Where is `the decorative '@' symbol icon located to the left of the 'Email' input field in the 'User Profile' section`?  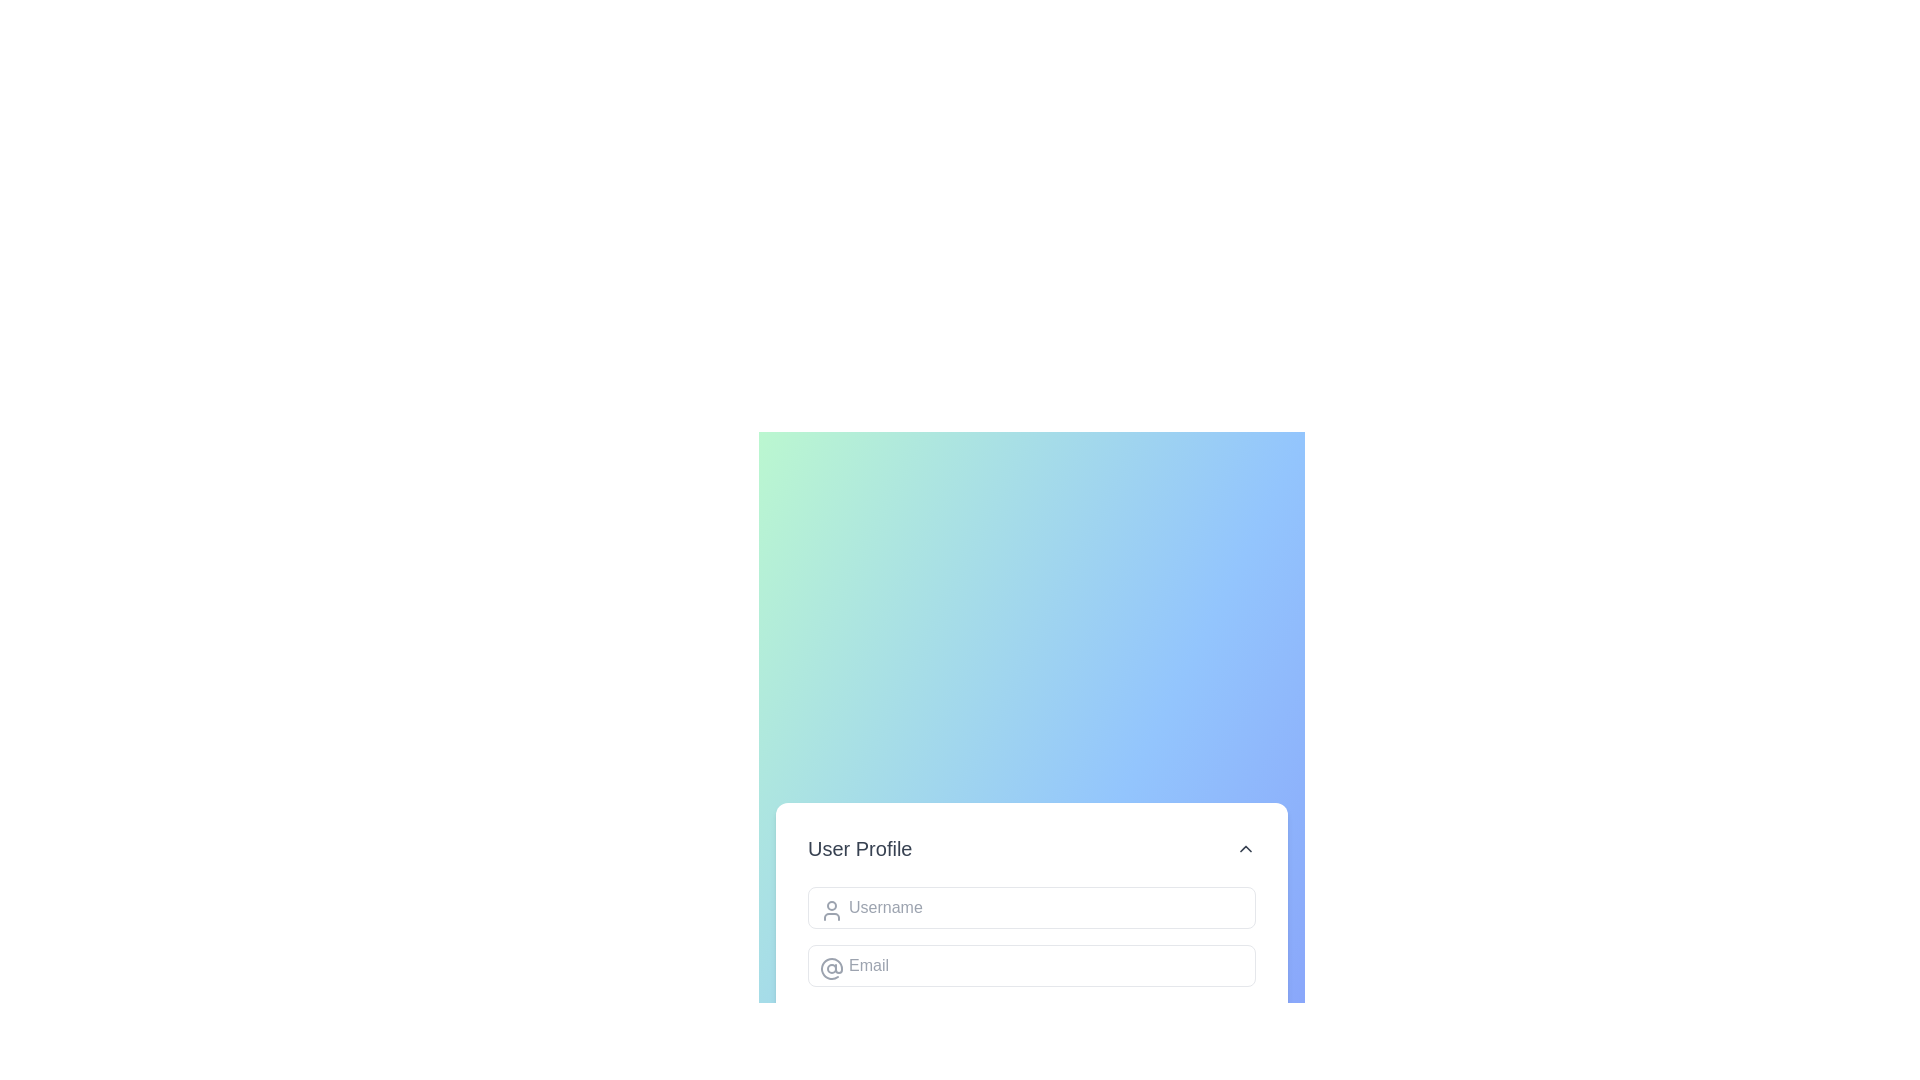
the decorative '@' symbol icon located to the left of the 'Email' input field in the 'User Profile' section is located at coordinates (831, 967).